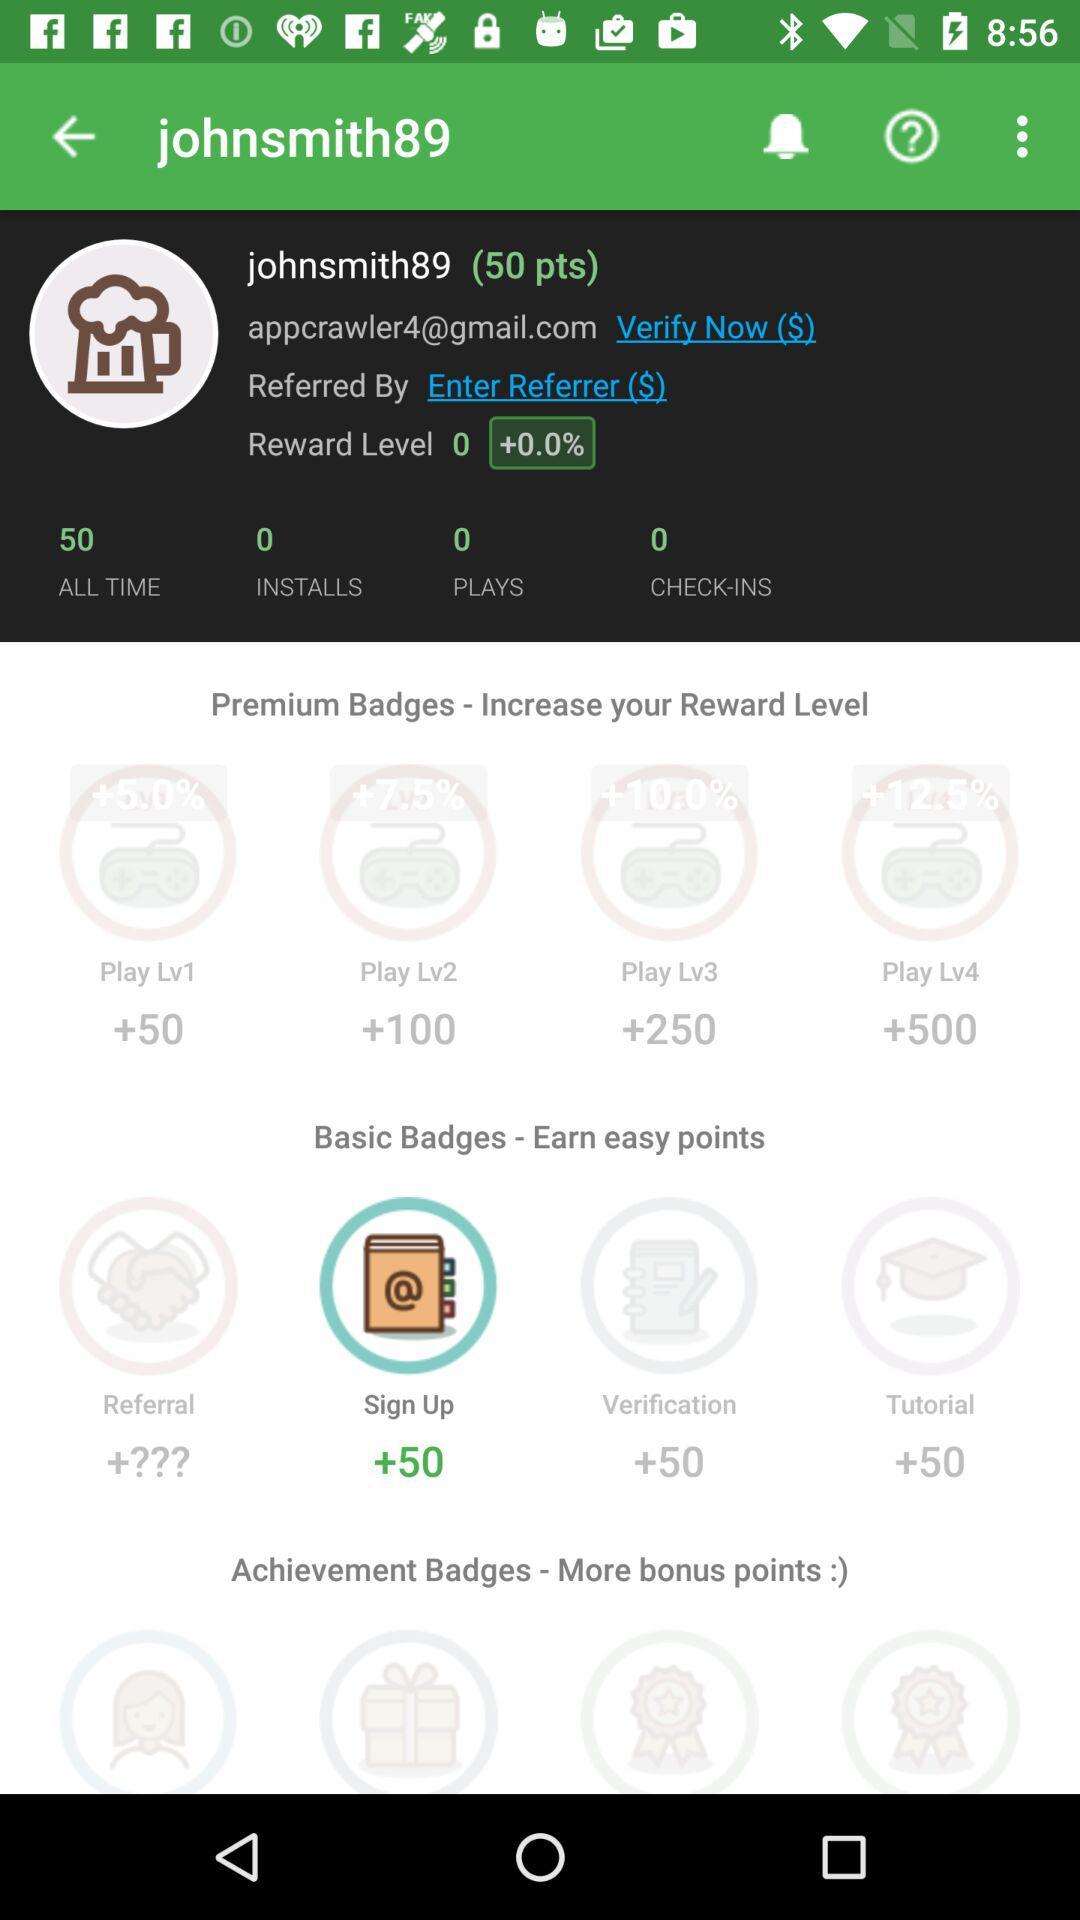 This screenshot has width=1080, height=1920. I want to click on the option which is right side to the bell option, so click(911, 136).